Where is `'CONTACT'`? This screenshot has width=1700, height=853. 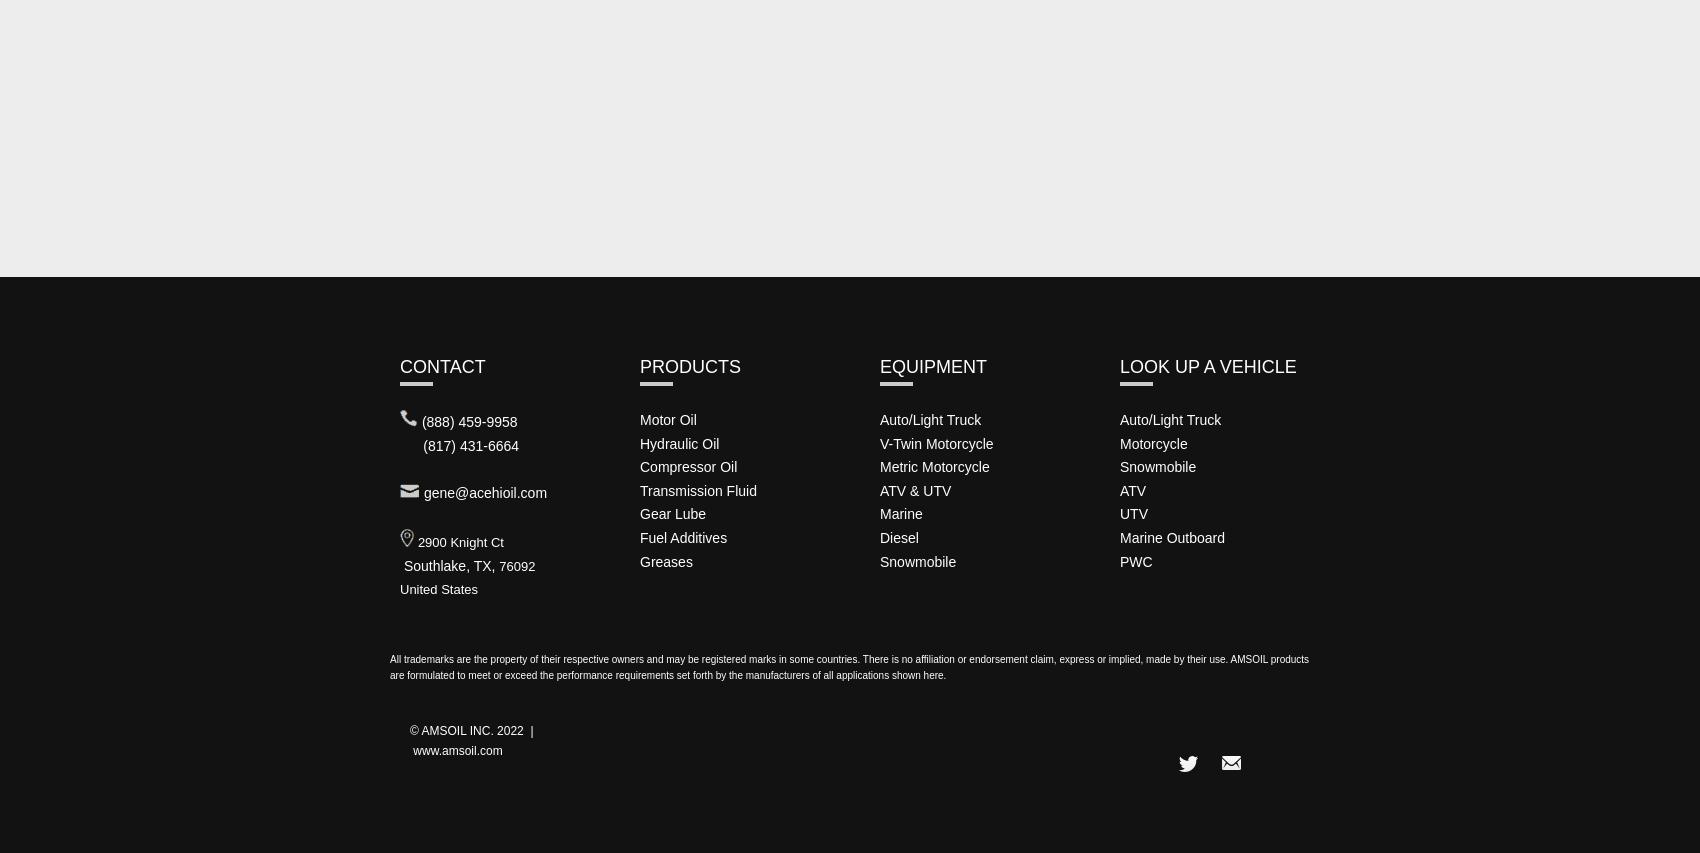 'CONTACT' is located at coordinates (442, 366).